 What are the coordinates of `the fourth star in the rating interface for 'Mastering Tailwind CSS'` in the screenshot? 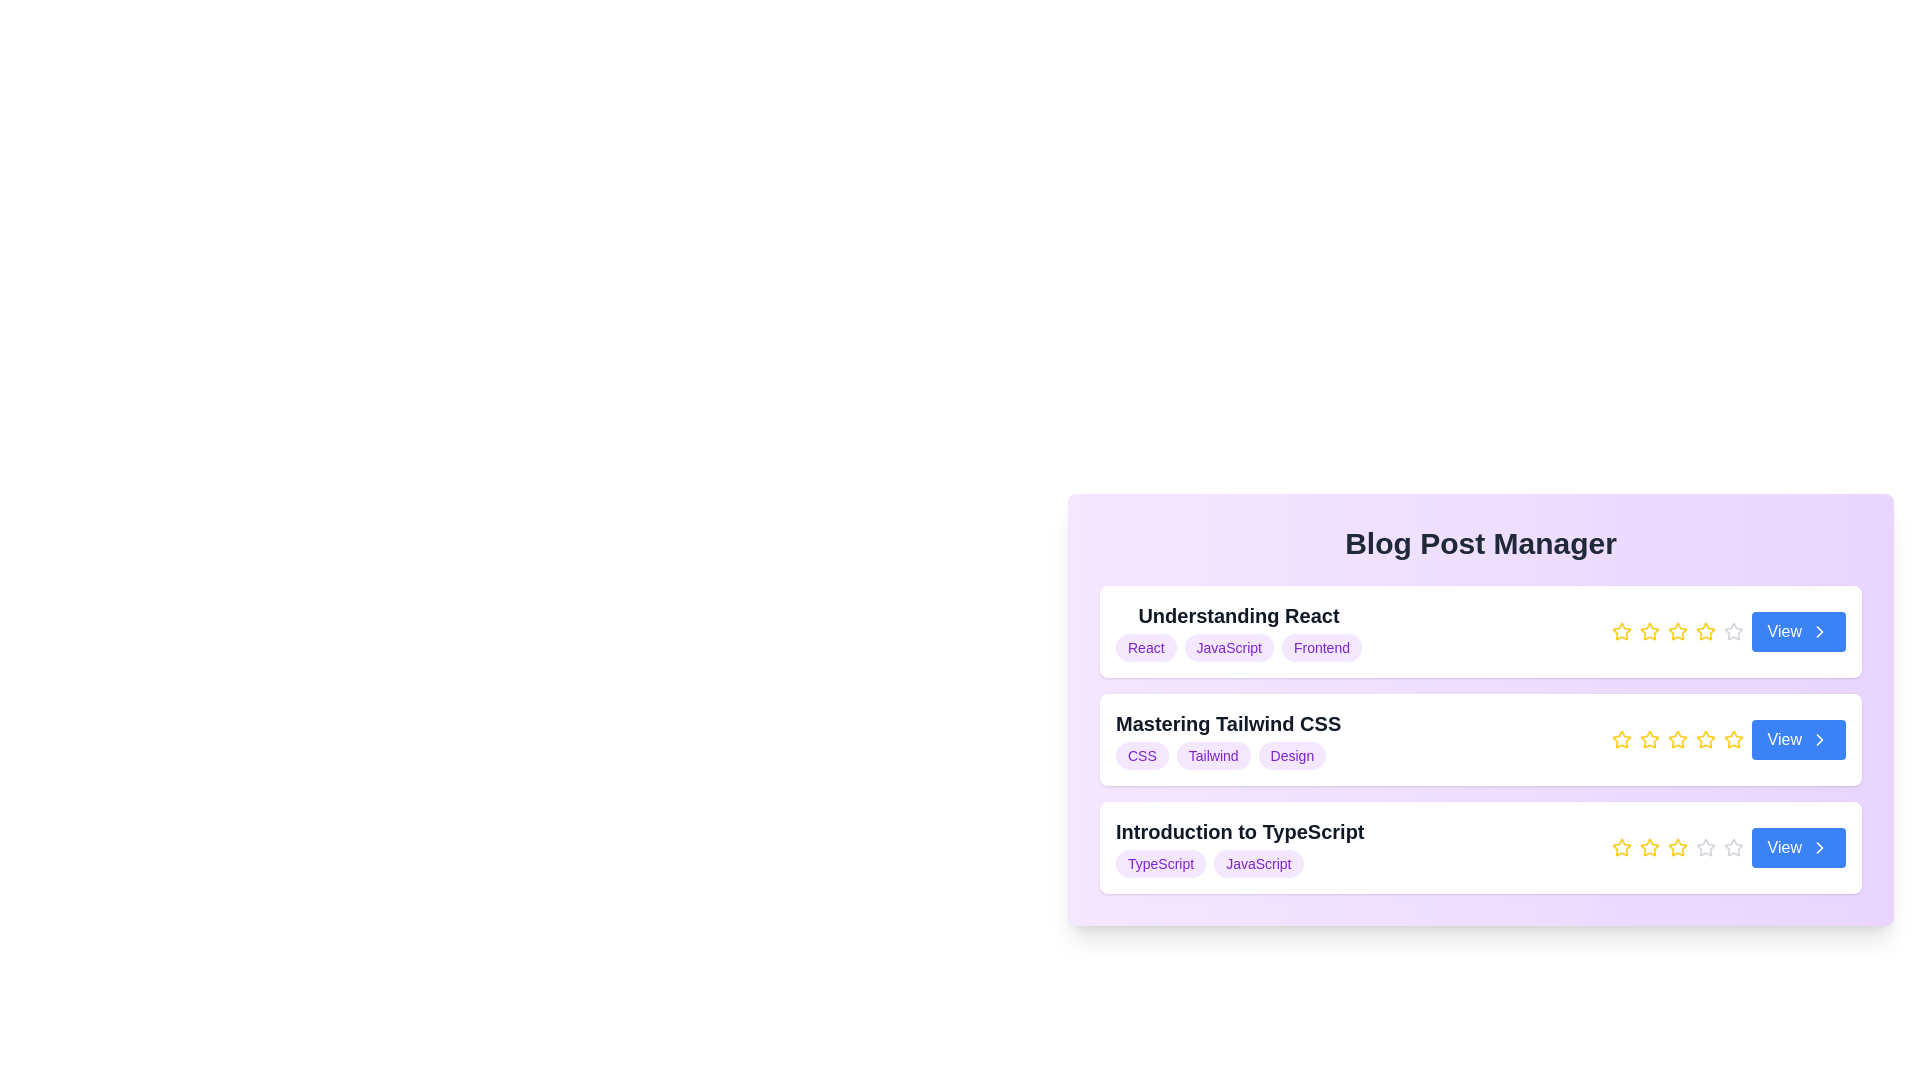 It's located at (1704, 739).